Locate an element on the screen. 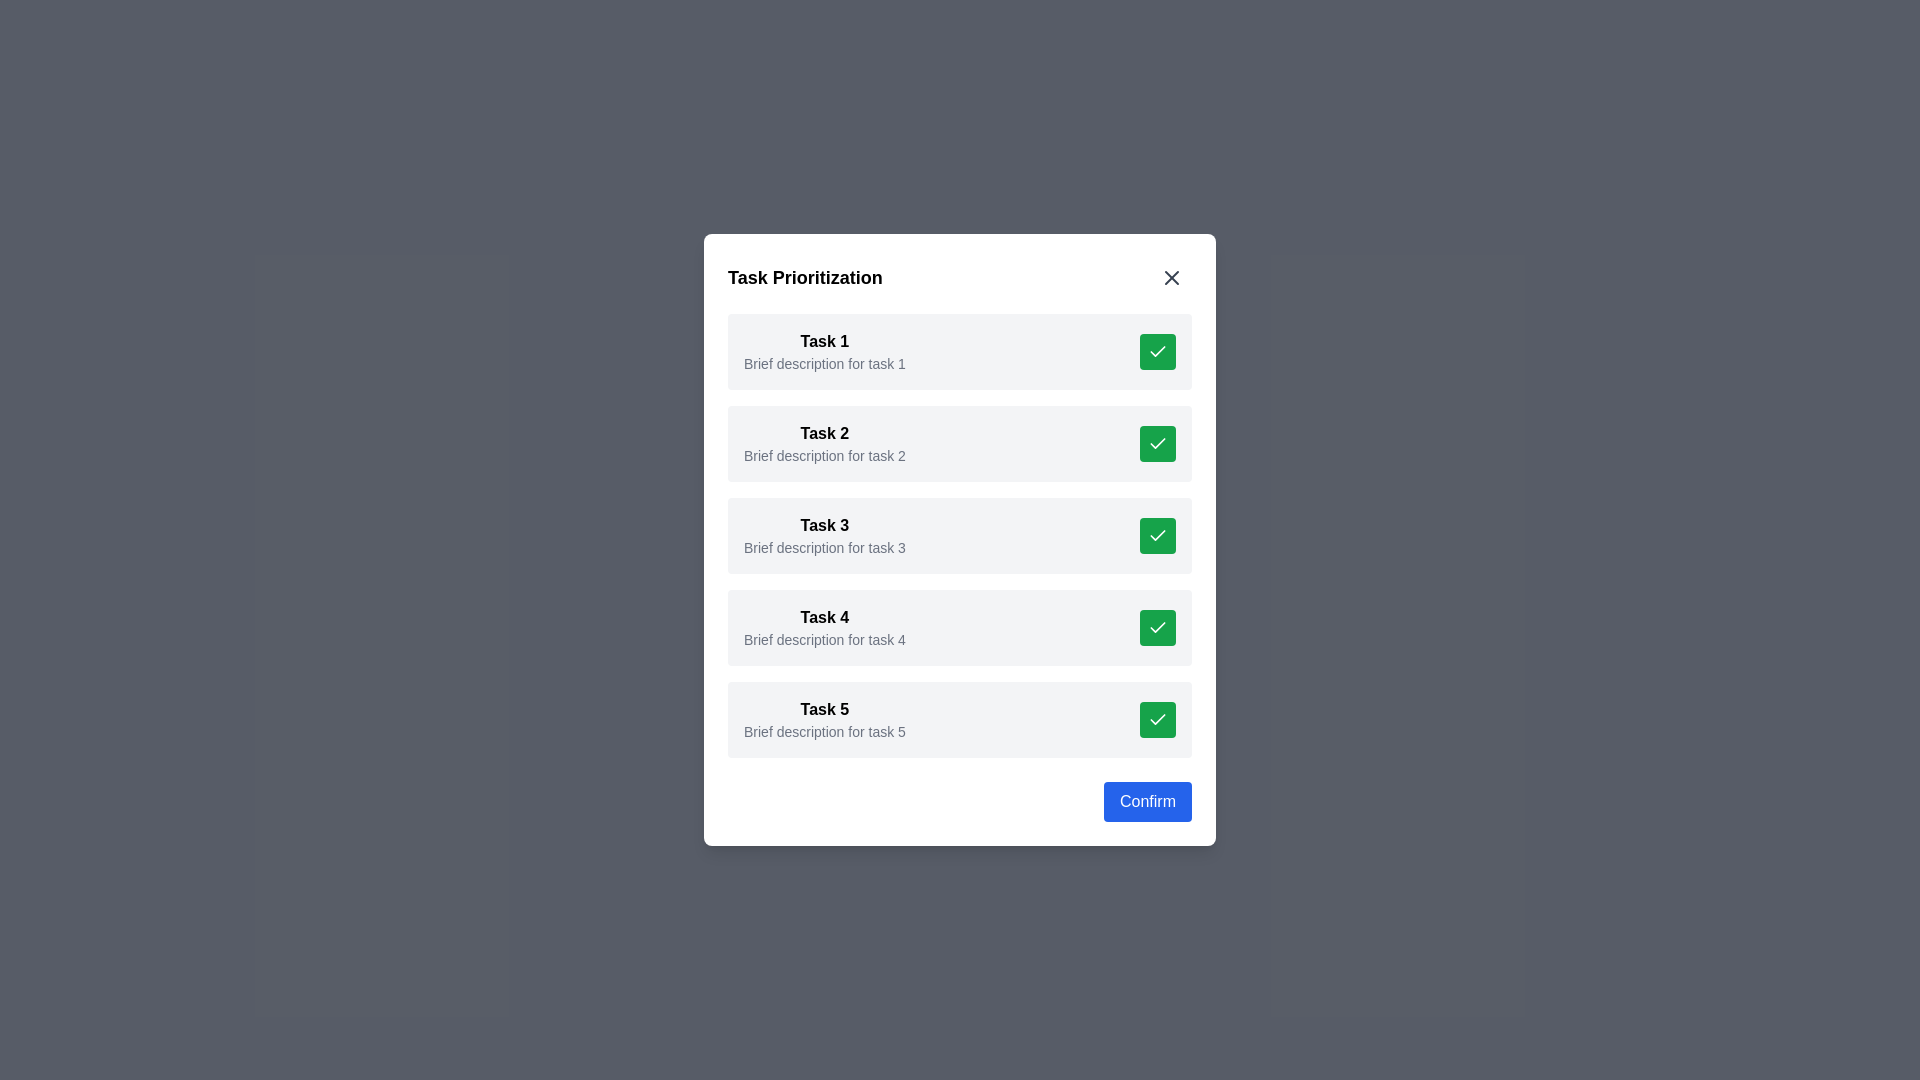 The image size is (1920, 1080). the icon-based button located in the upper-right corner of the 'Task Prioritization' card is located at coordinates (1171, 277).